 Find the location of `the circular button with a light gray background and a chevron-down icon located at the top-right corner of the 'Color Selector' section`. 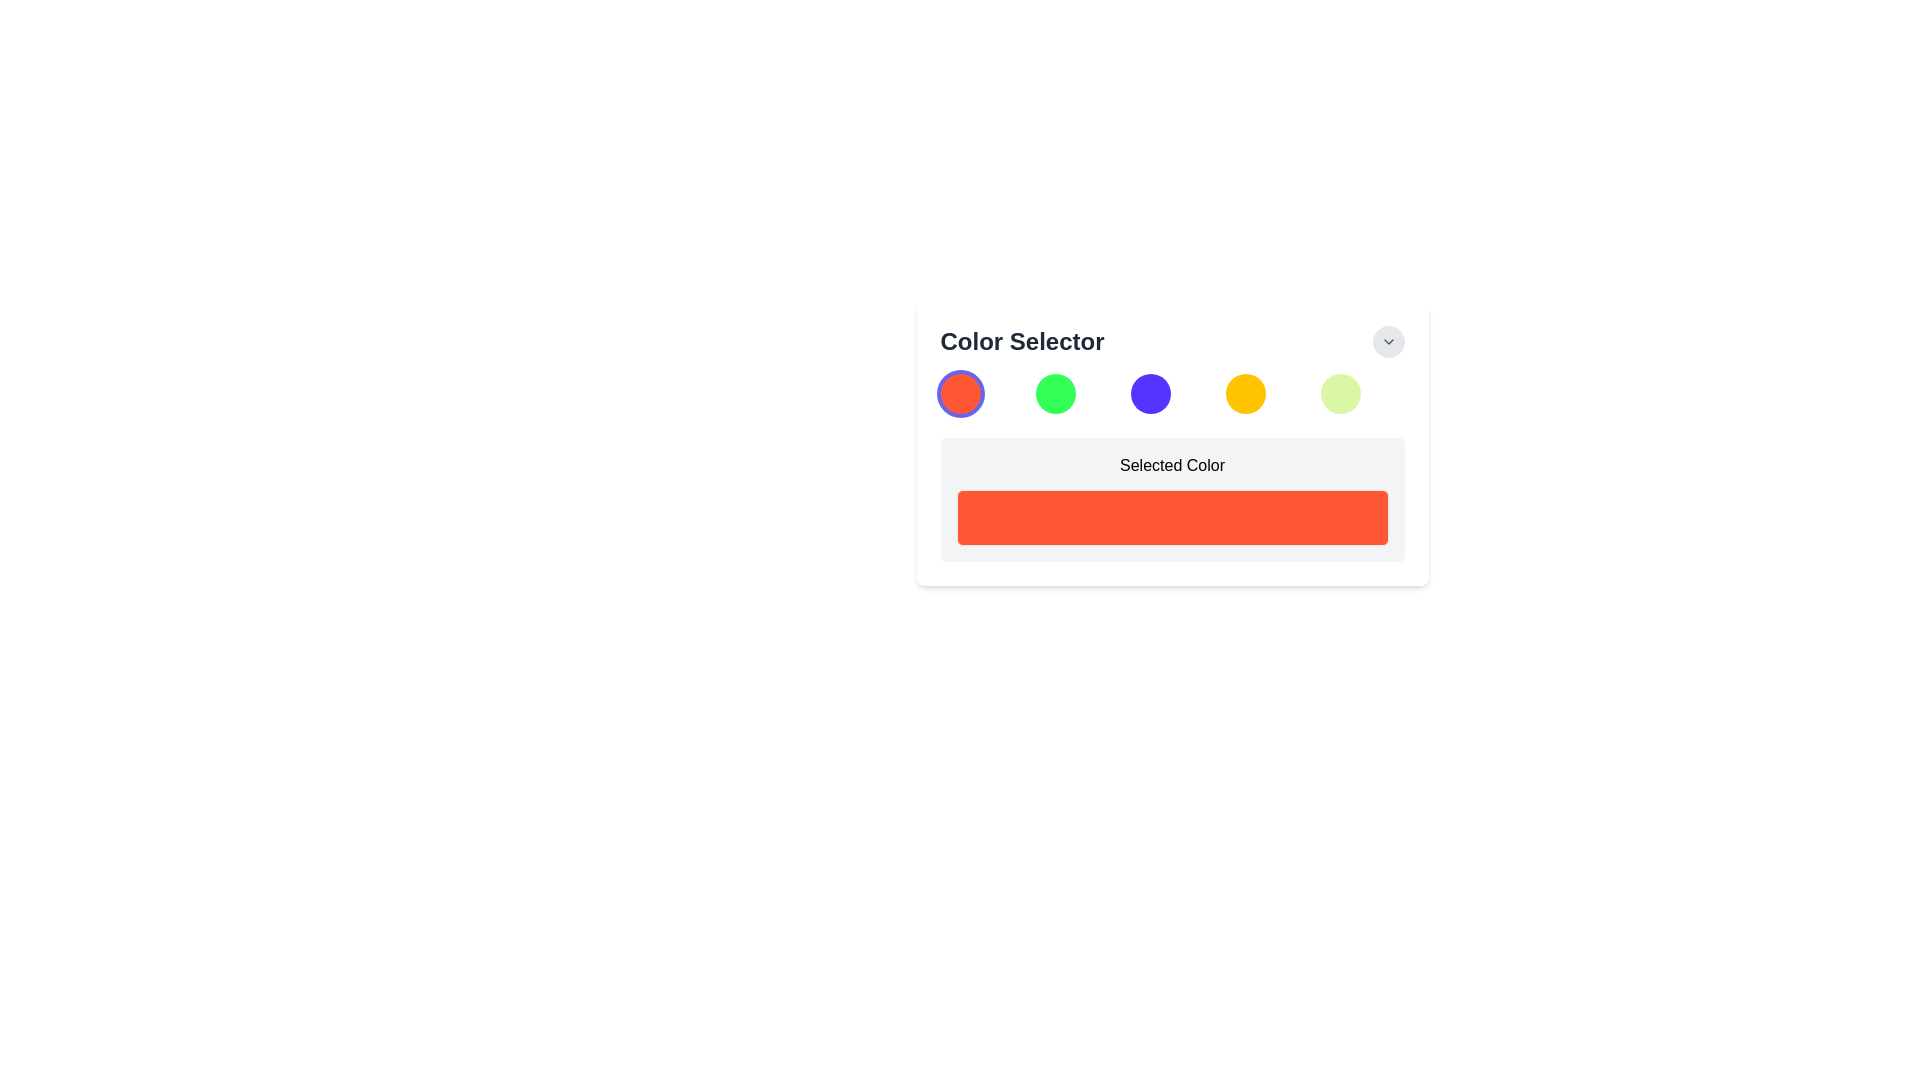

the circular button with a light gray background and a chevron-down icon located at the top-right corner of the 'Color Selector' section is located at coordinates (1387, 341).